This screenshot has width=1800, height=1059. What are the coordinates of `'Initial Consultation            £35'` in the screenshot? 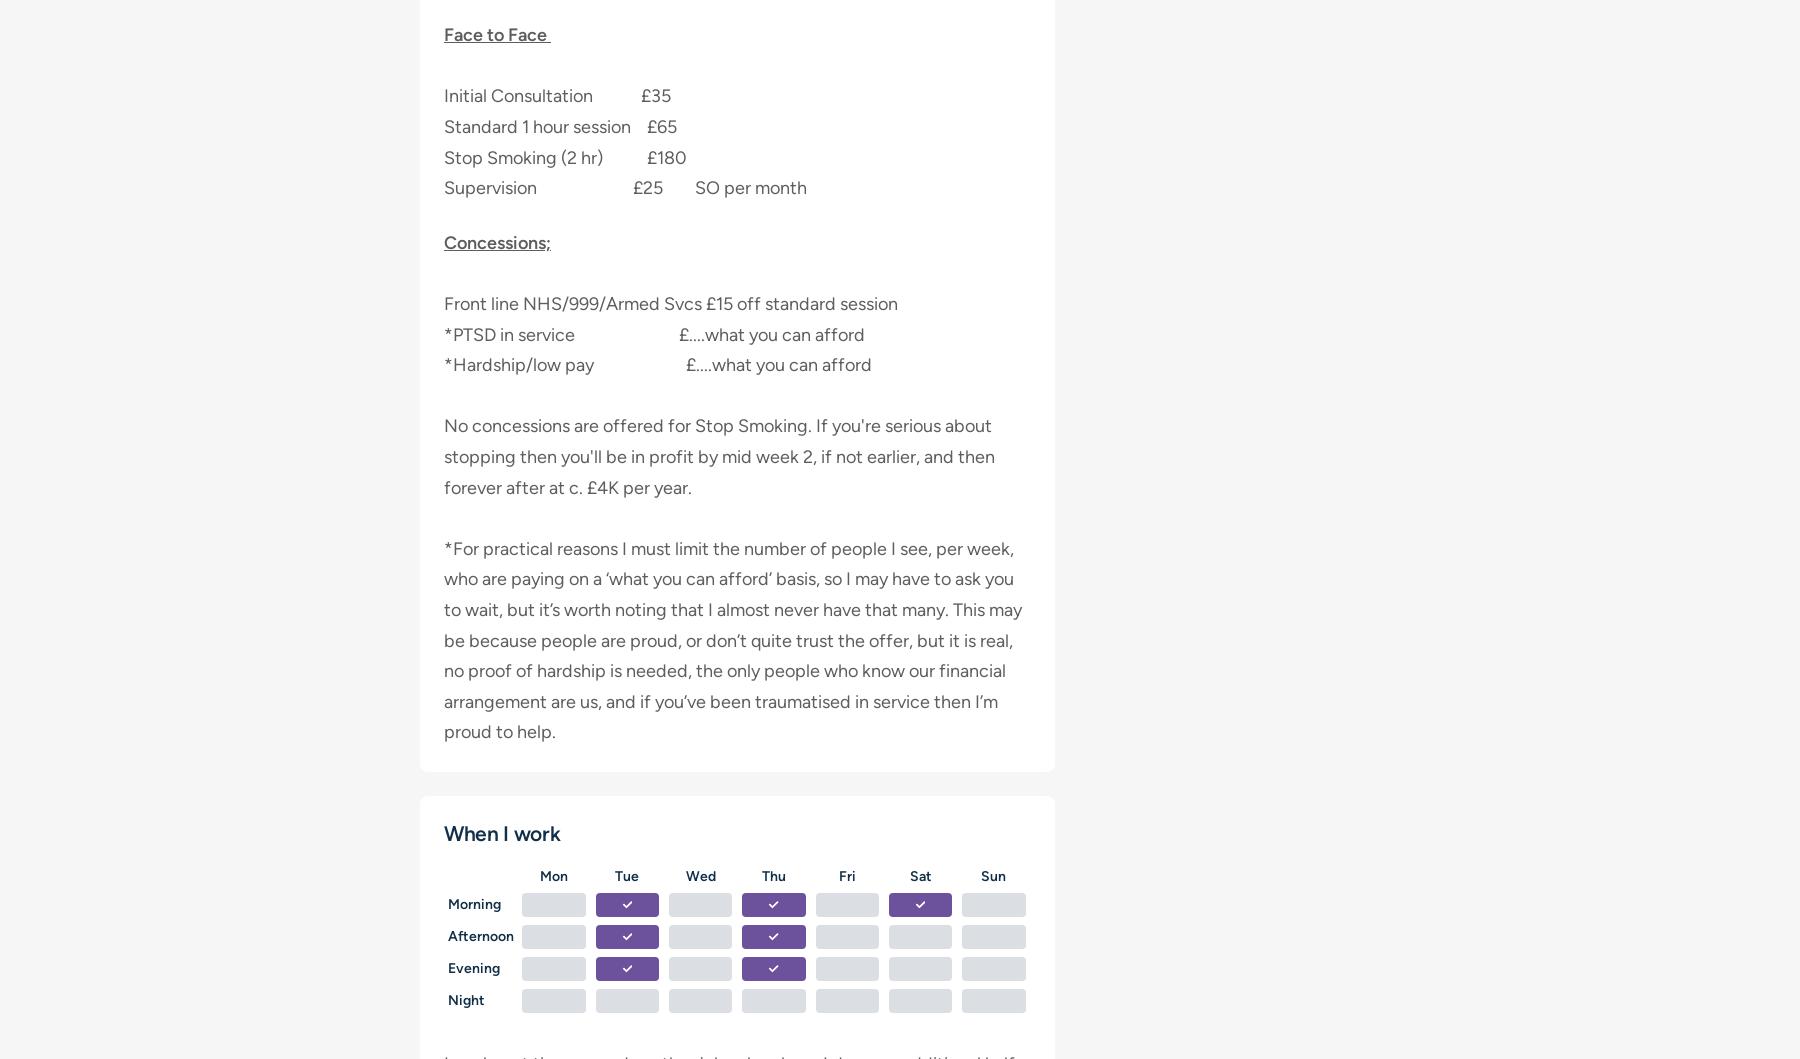 It's located at (556, 96).